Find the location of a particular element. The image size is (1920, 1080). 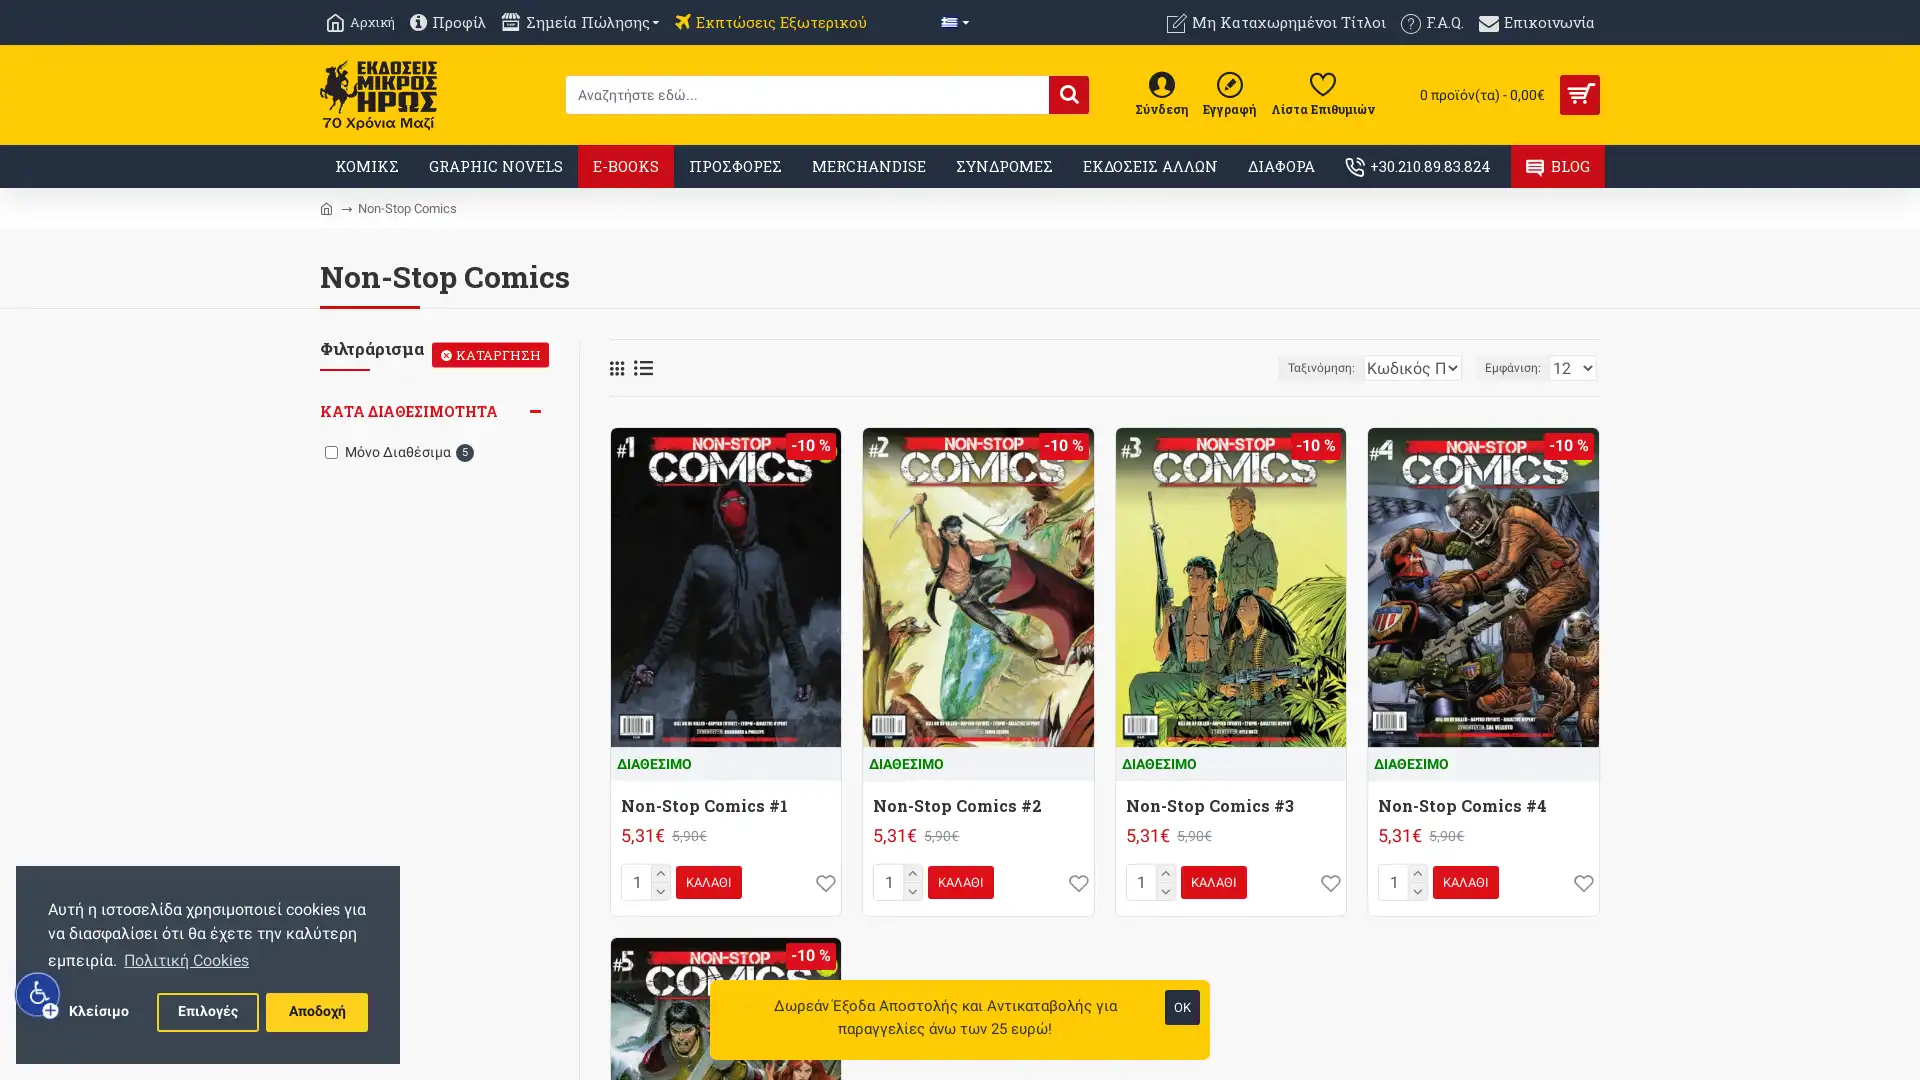

settings cookies is located at coordinates (207, 1011).